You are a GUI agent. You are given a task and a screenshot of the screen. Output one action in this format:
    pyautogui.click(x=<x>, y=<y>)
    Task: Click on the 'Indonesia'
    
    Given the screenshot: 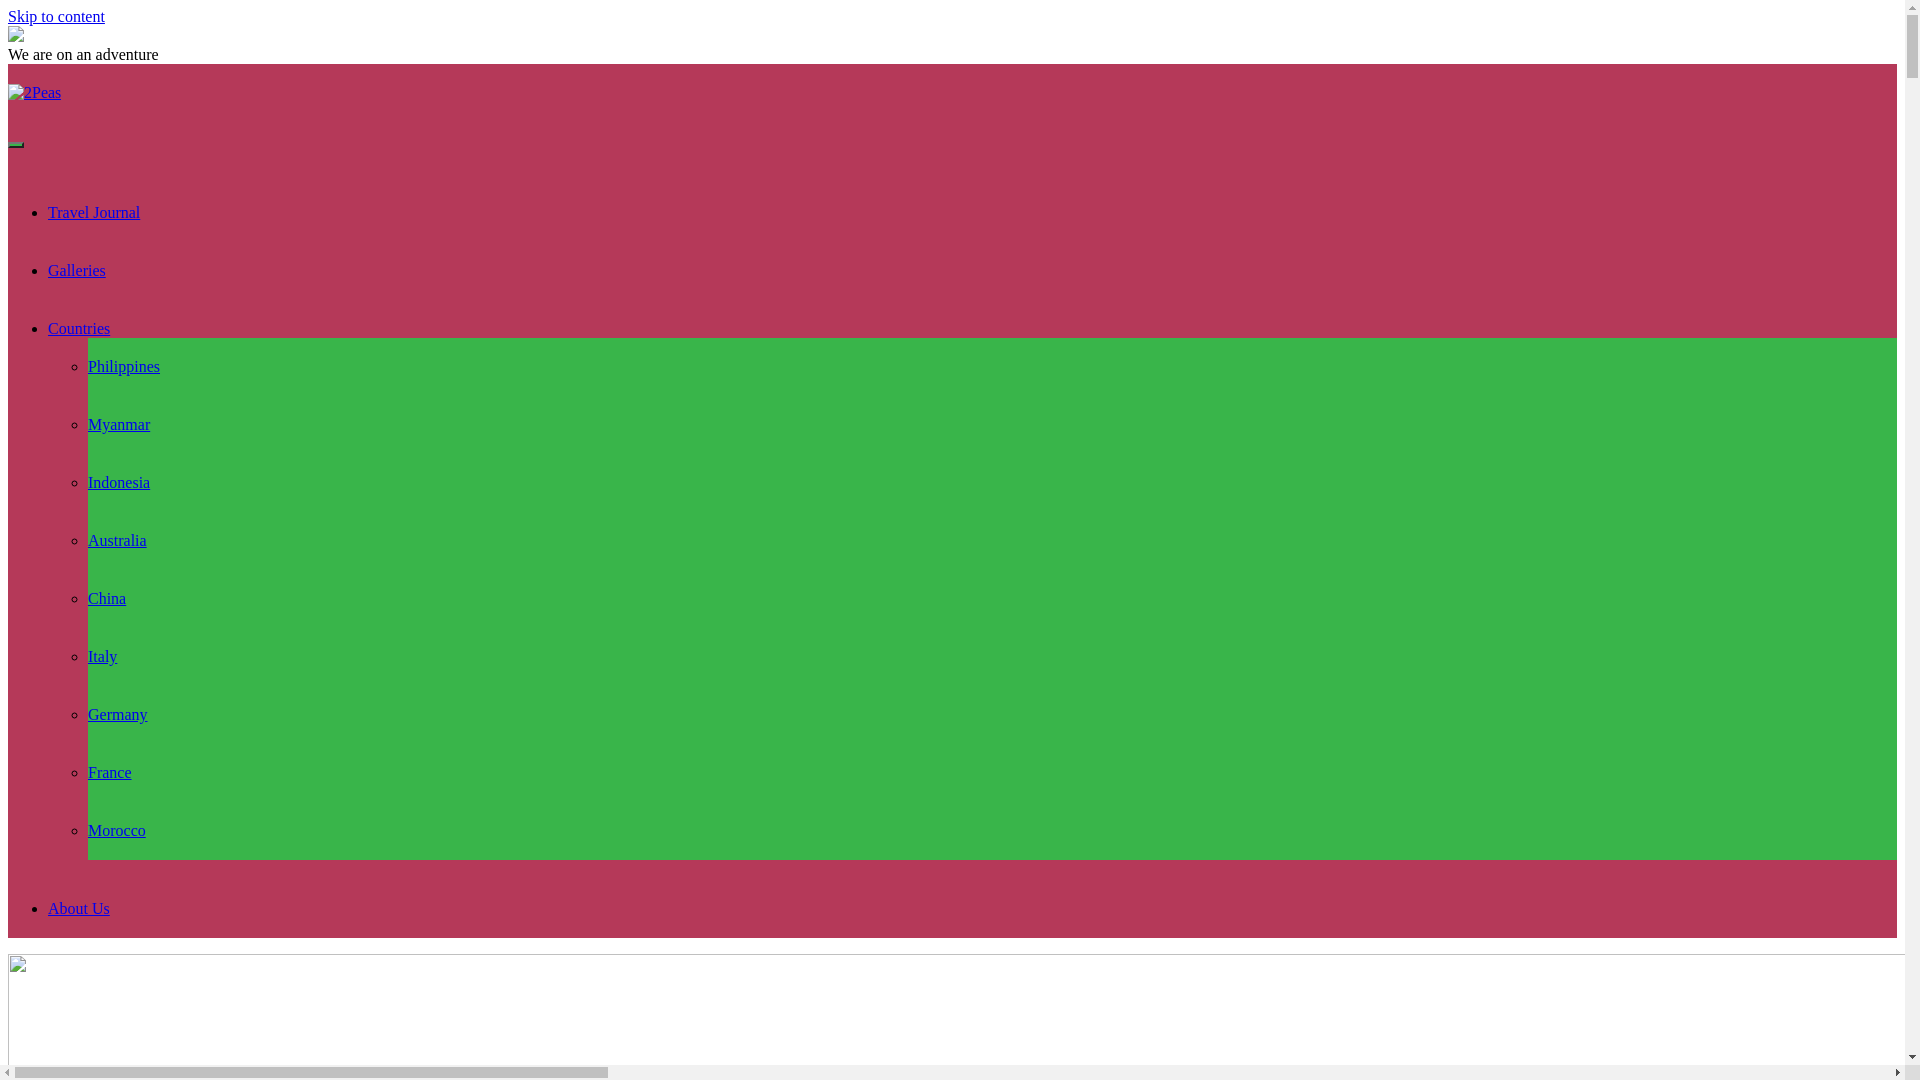 What is the action you would take?
    pyautogui.click(x=118, y=482)
    